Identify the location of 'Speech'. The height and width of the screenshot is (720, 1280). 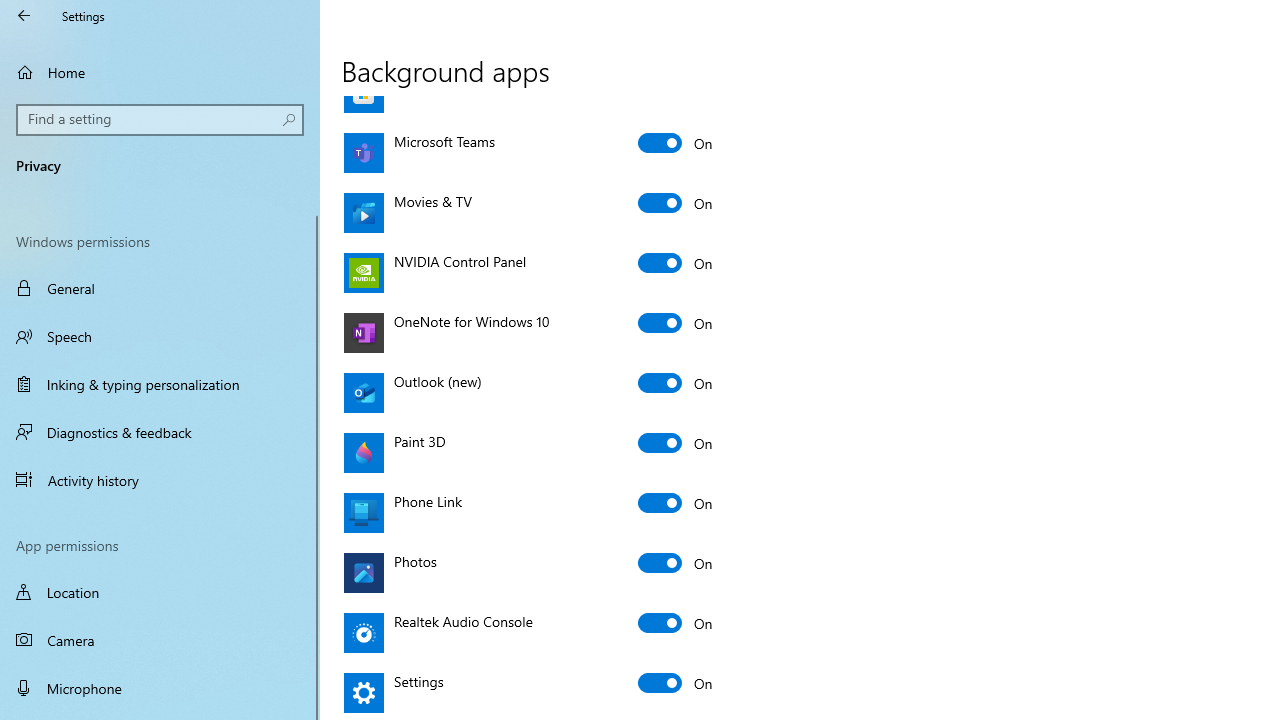
(160, 334).